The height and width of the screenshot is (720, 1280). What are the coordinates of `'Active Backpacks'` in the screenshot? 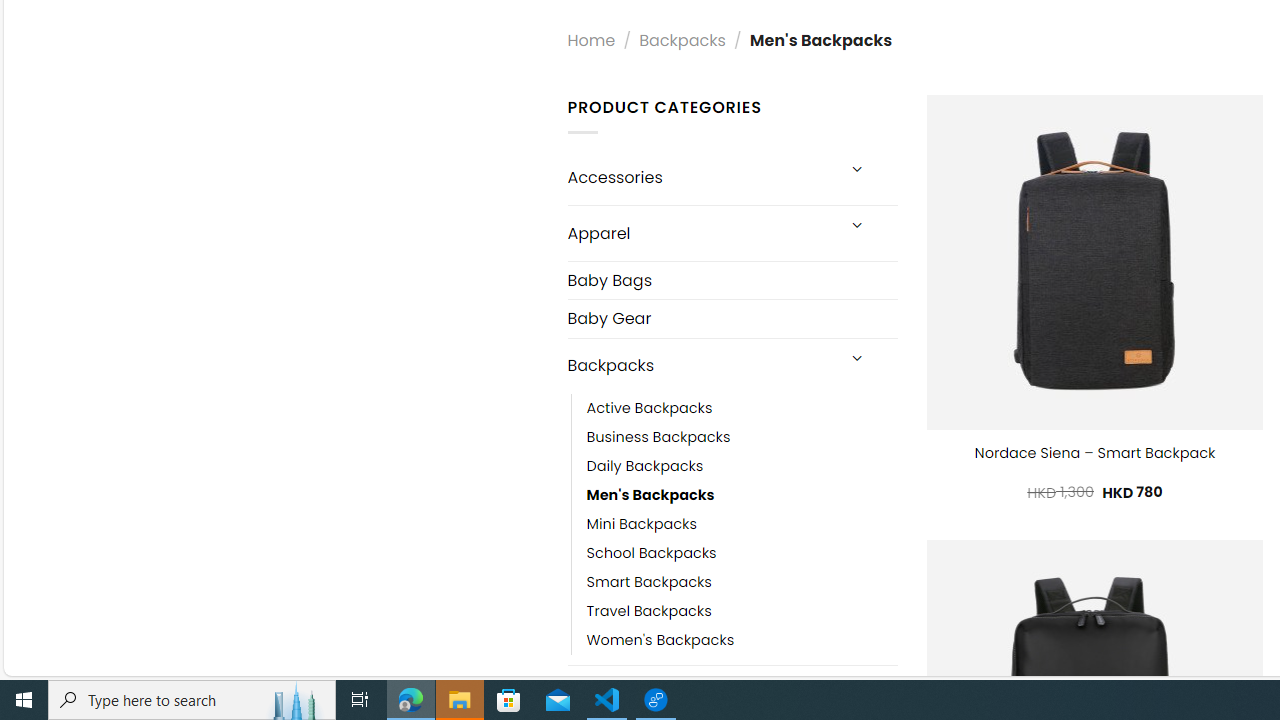 It's located at (649, 407).